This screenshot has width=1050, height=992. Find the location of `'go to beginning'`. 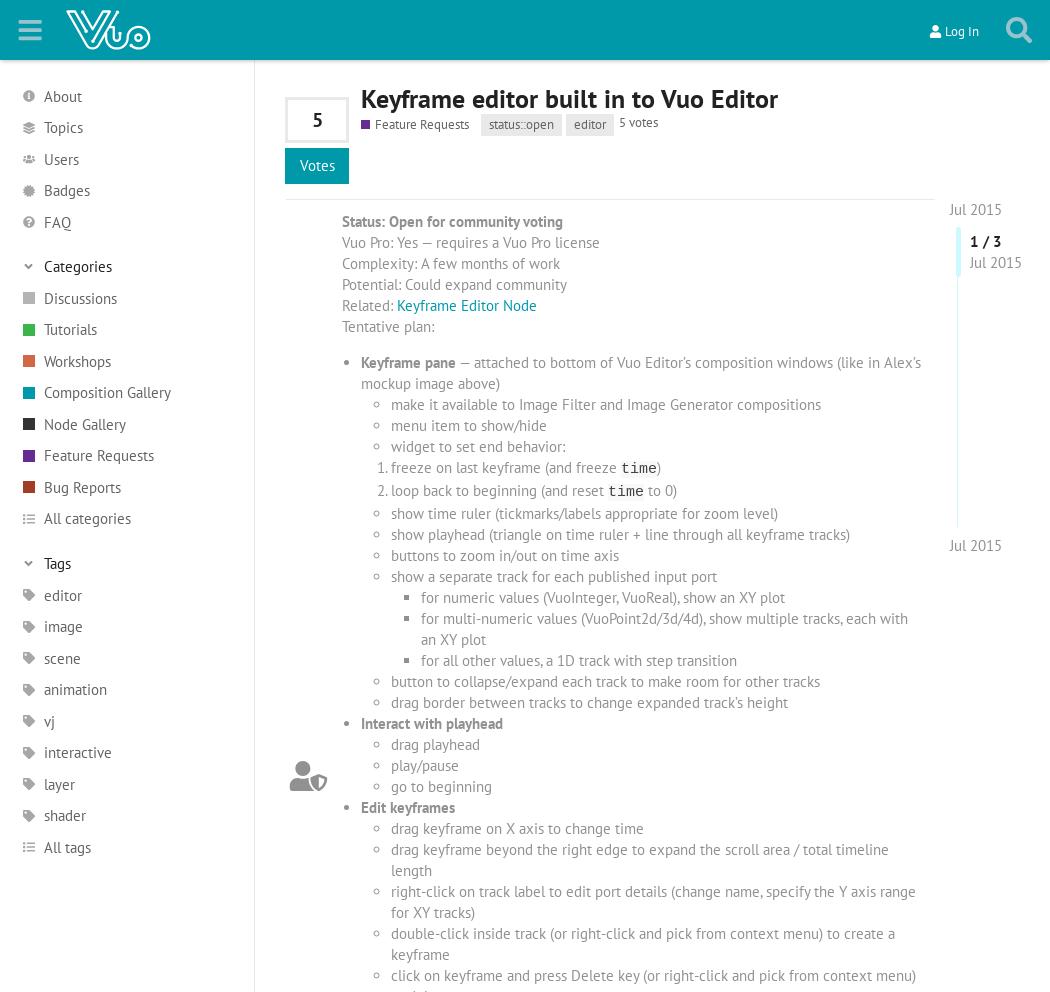

'go to beginning' is located at coordinates (439, 786).